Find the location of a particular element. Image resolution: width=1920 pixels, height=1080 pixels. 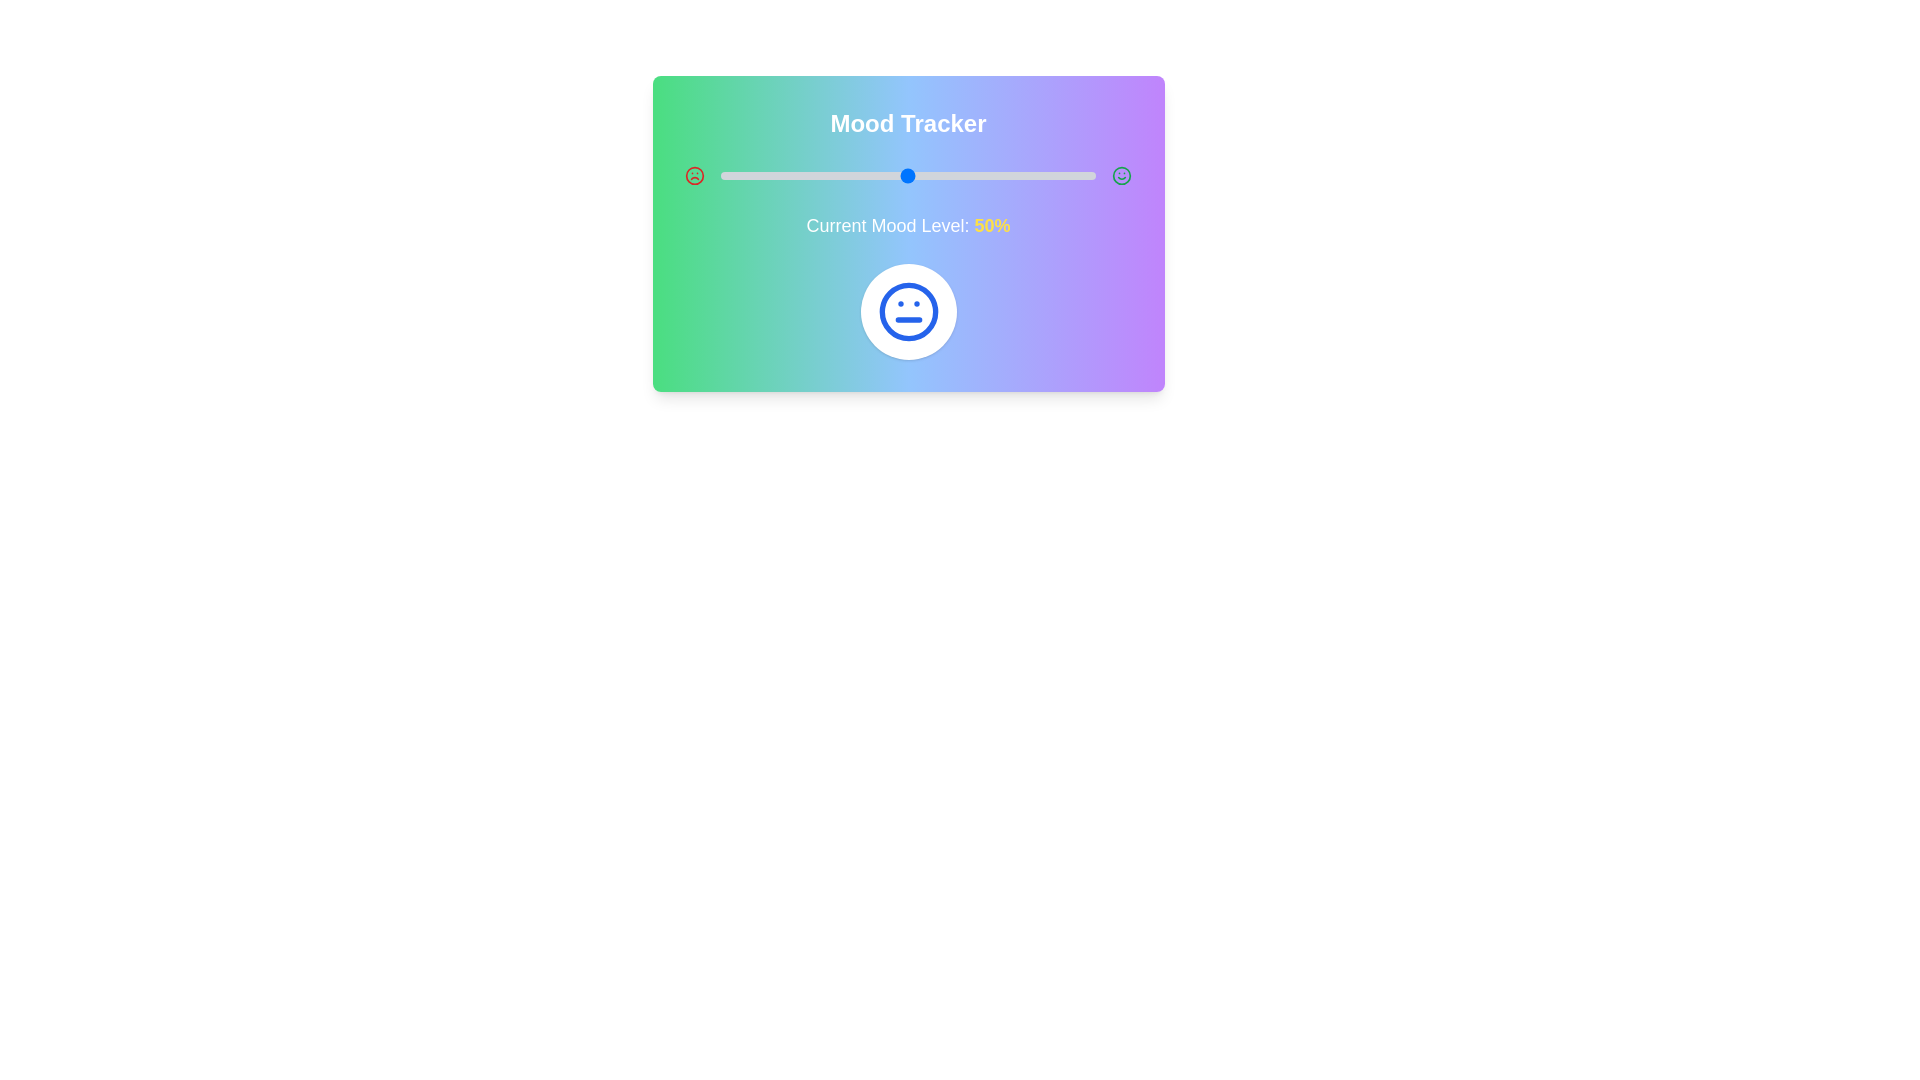

the mood level to 3% by dragging the slider is located at coordinates (730, 175).